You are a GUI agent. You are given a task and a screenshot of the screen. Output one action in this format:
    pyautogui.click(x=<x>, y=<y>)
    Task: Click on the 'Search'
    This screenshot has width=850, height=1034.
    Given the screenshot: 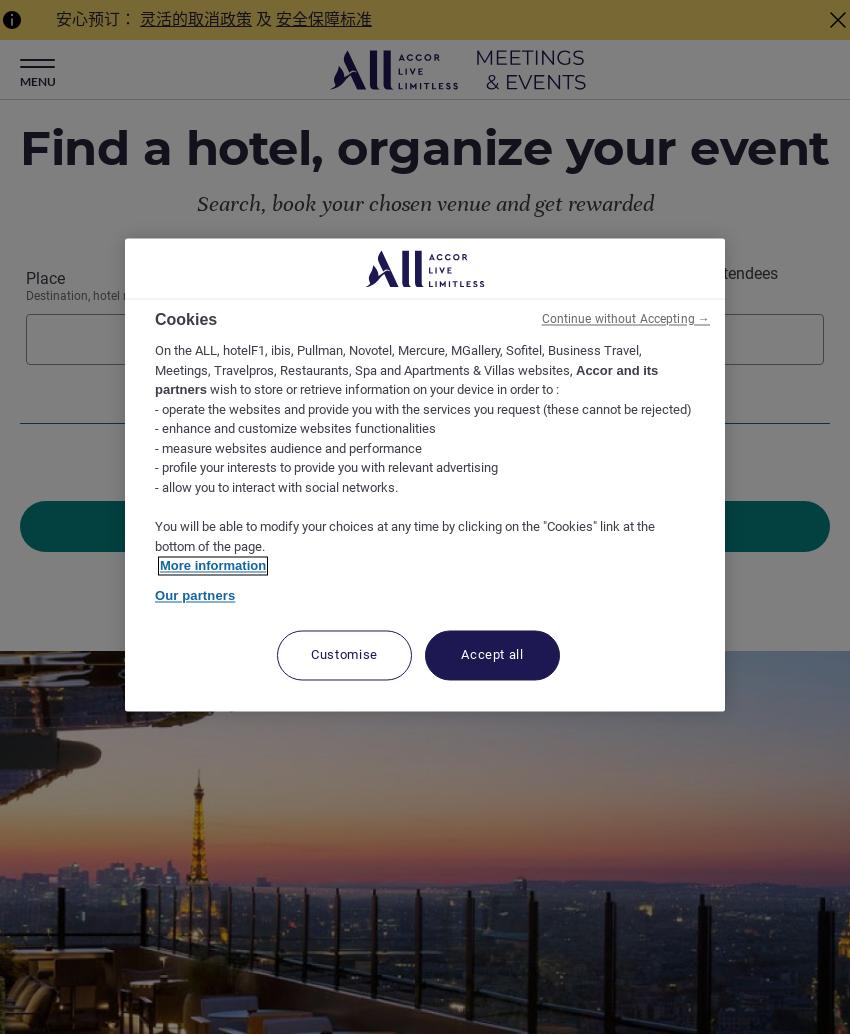 What is the action you would take?
    pyautogui.click(x=424, y=526)
    